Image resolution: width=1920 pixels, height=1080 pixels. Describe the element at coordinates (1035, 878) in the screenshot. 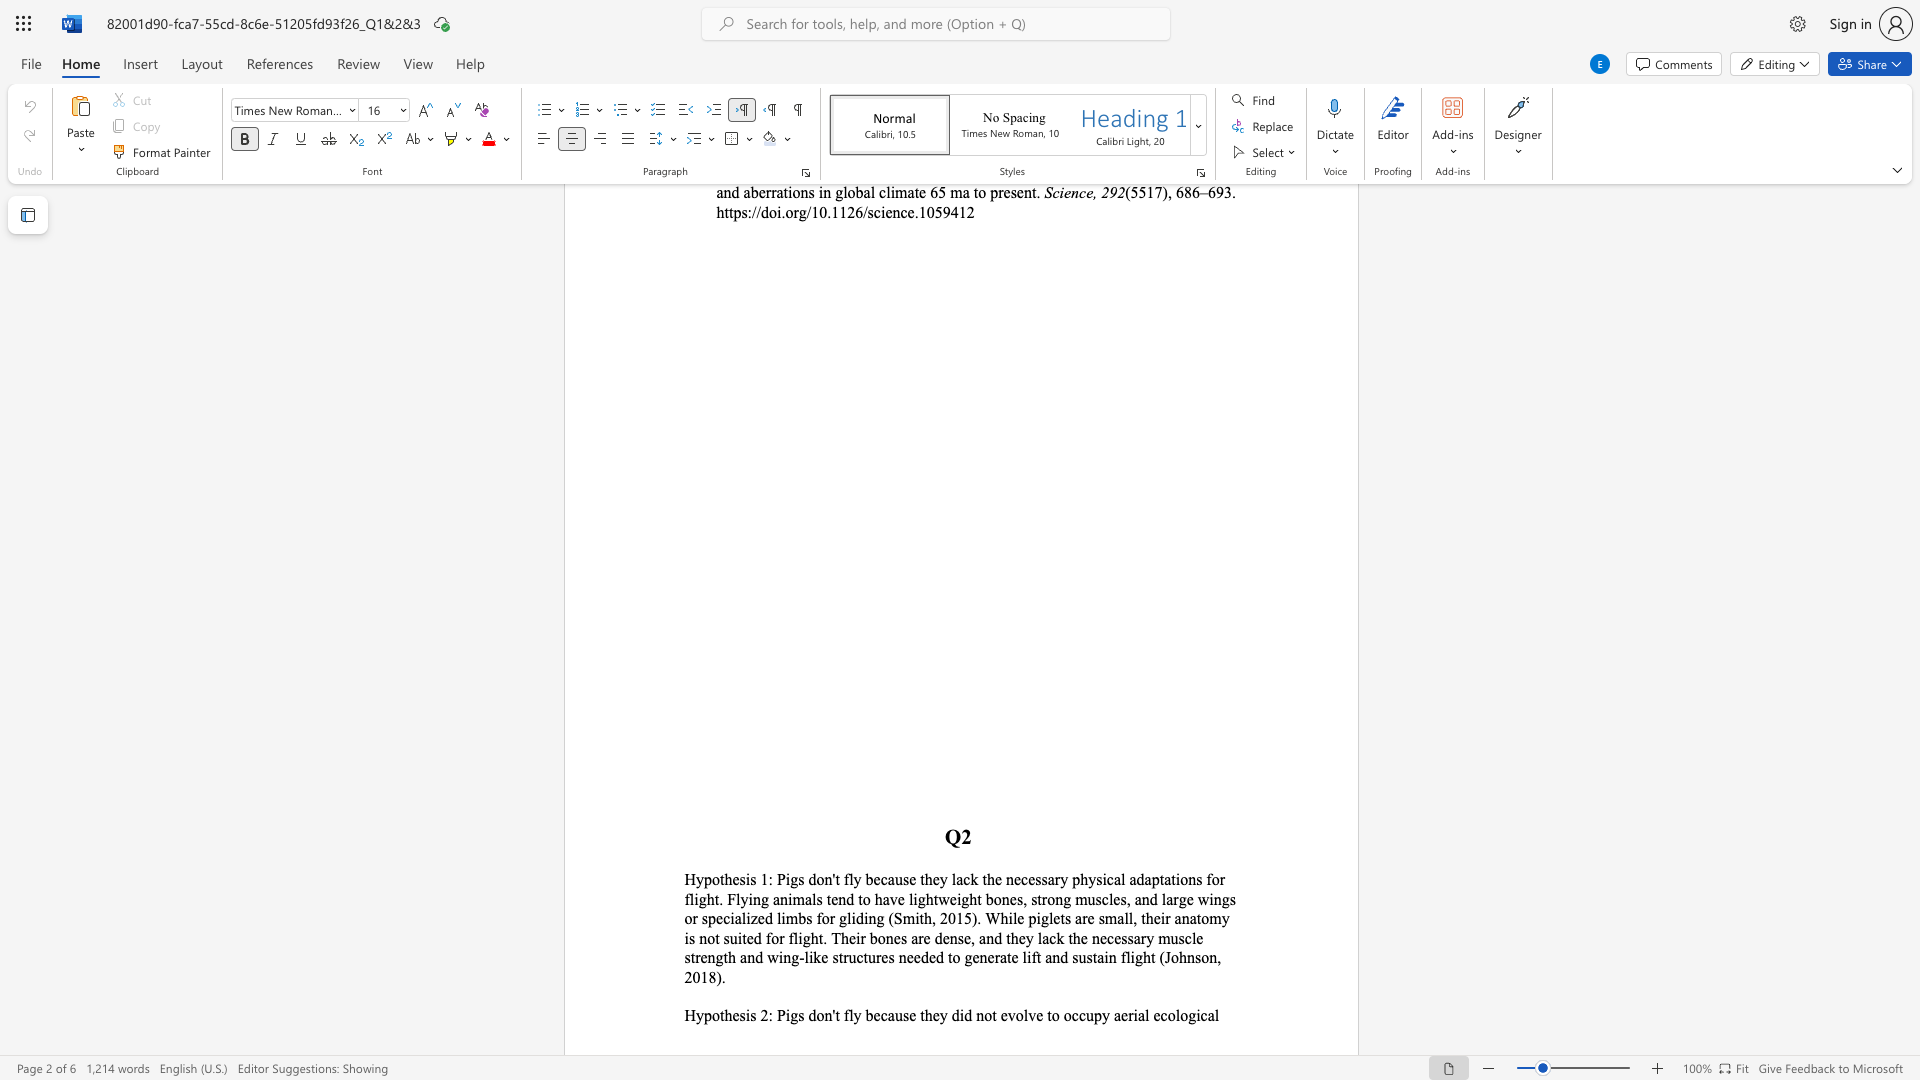

I see `the subset text "ssary physical adaptat" within the text "fly because they lack the necessary physical adaptations for"` at that location.